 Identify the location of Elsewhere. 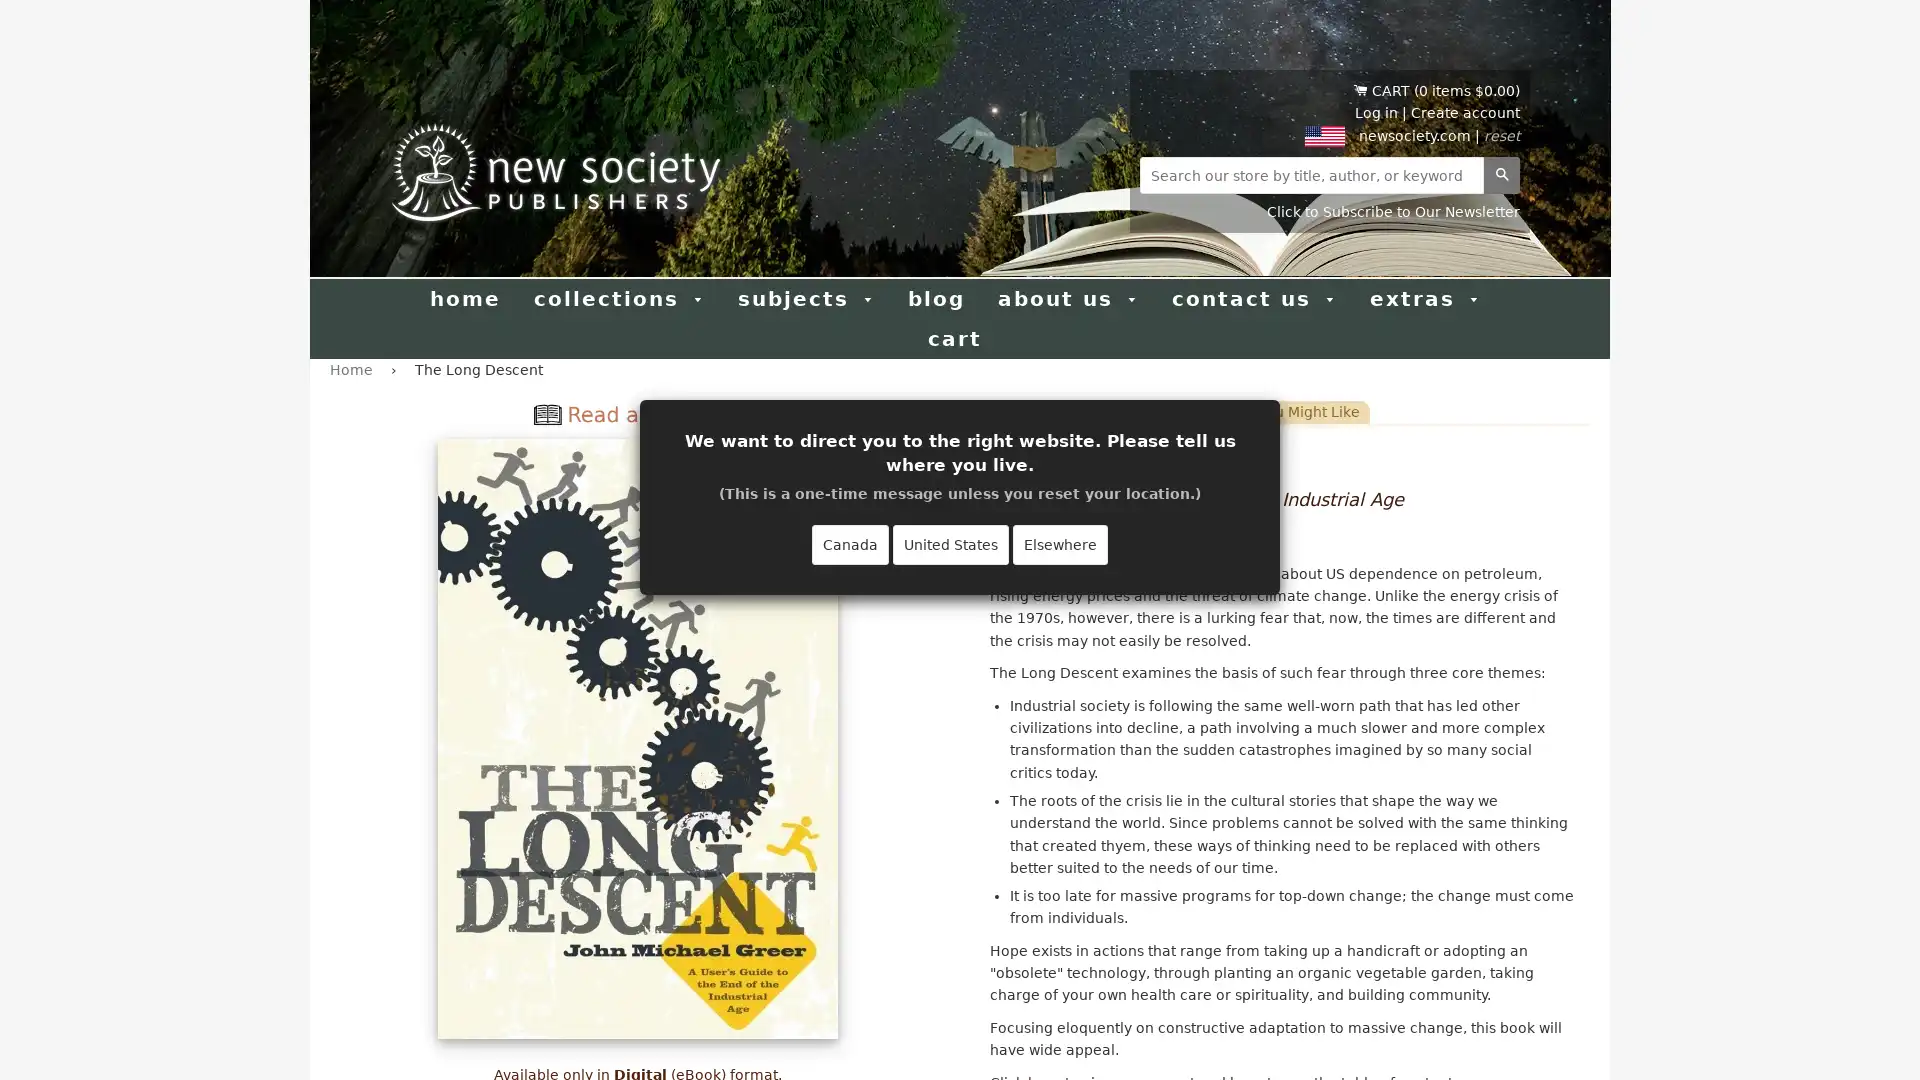
(1059, 544).